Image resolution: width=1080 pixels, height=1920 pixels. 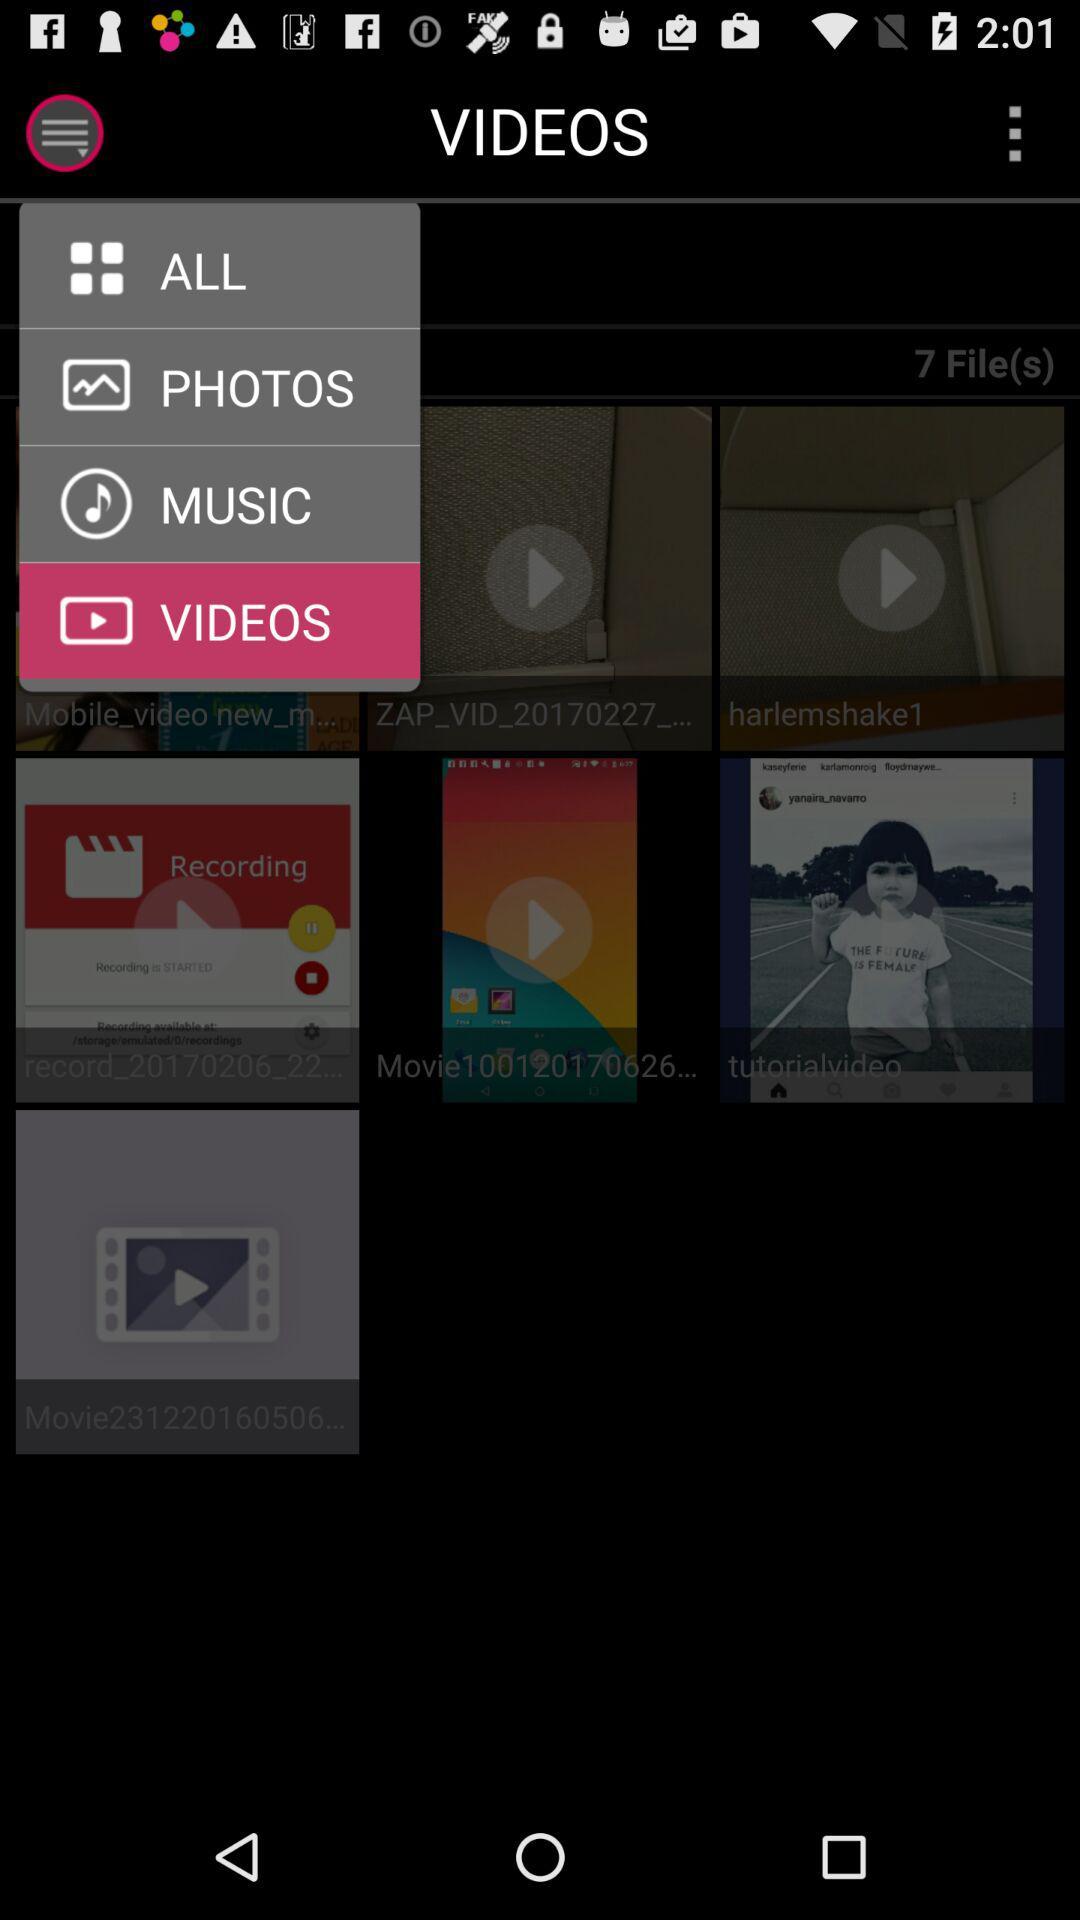 I want to click on show menu, so click(x=63, y=132).